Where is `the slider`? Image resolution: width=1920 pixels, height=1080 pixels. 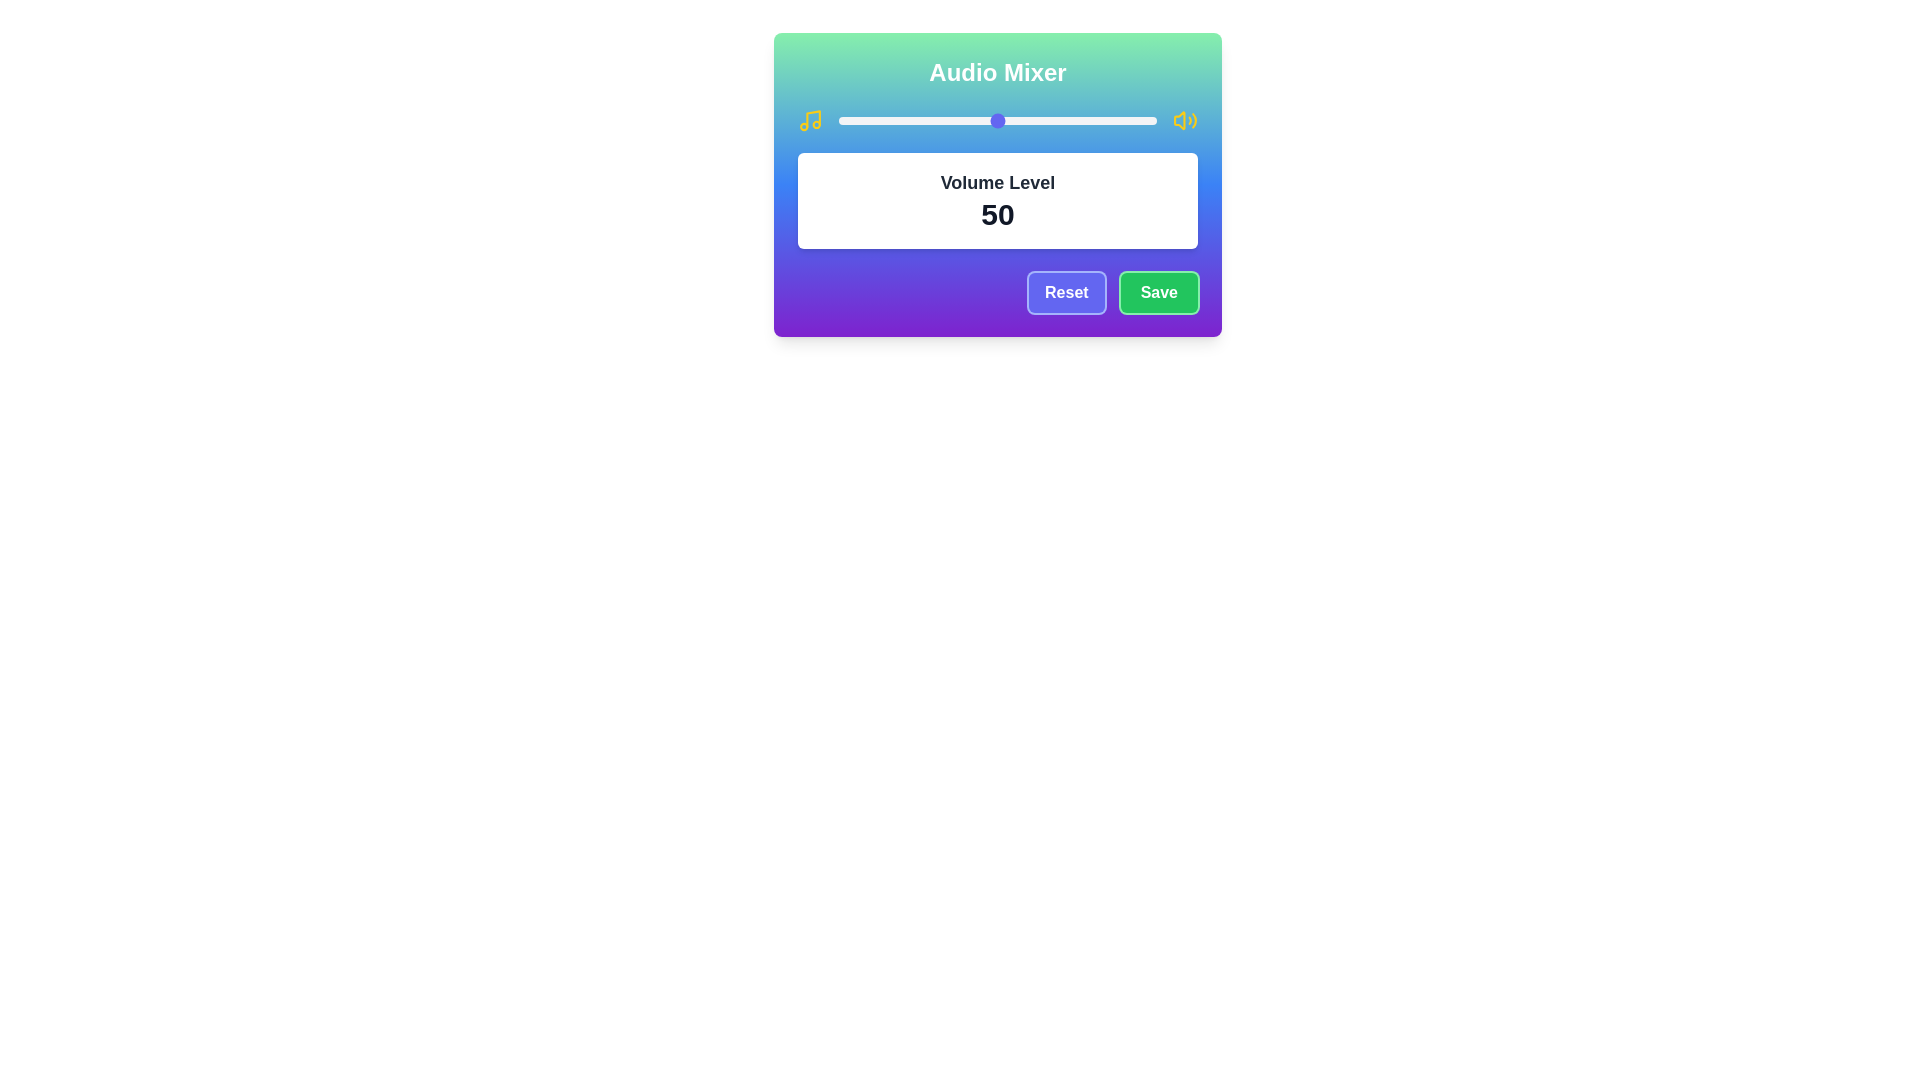 the slider is located at coordinates (854, 120).